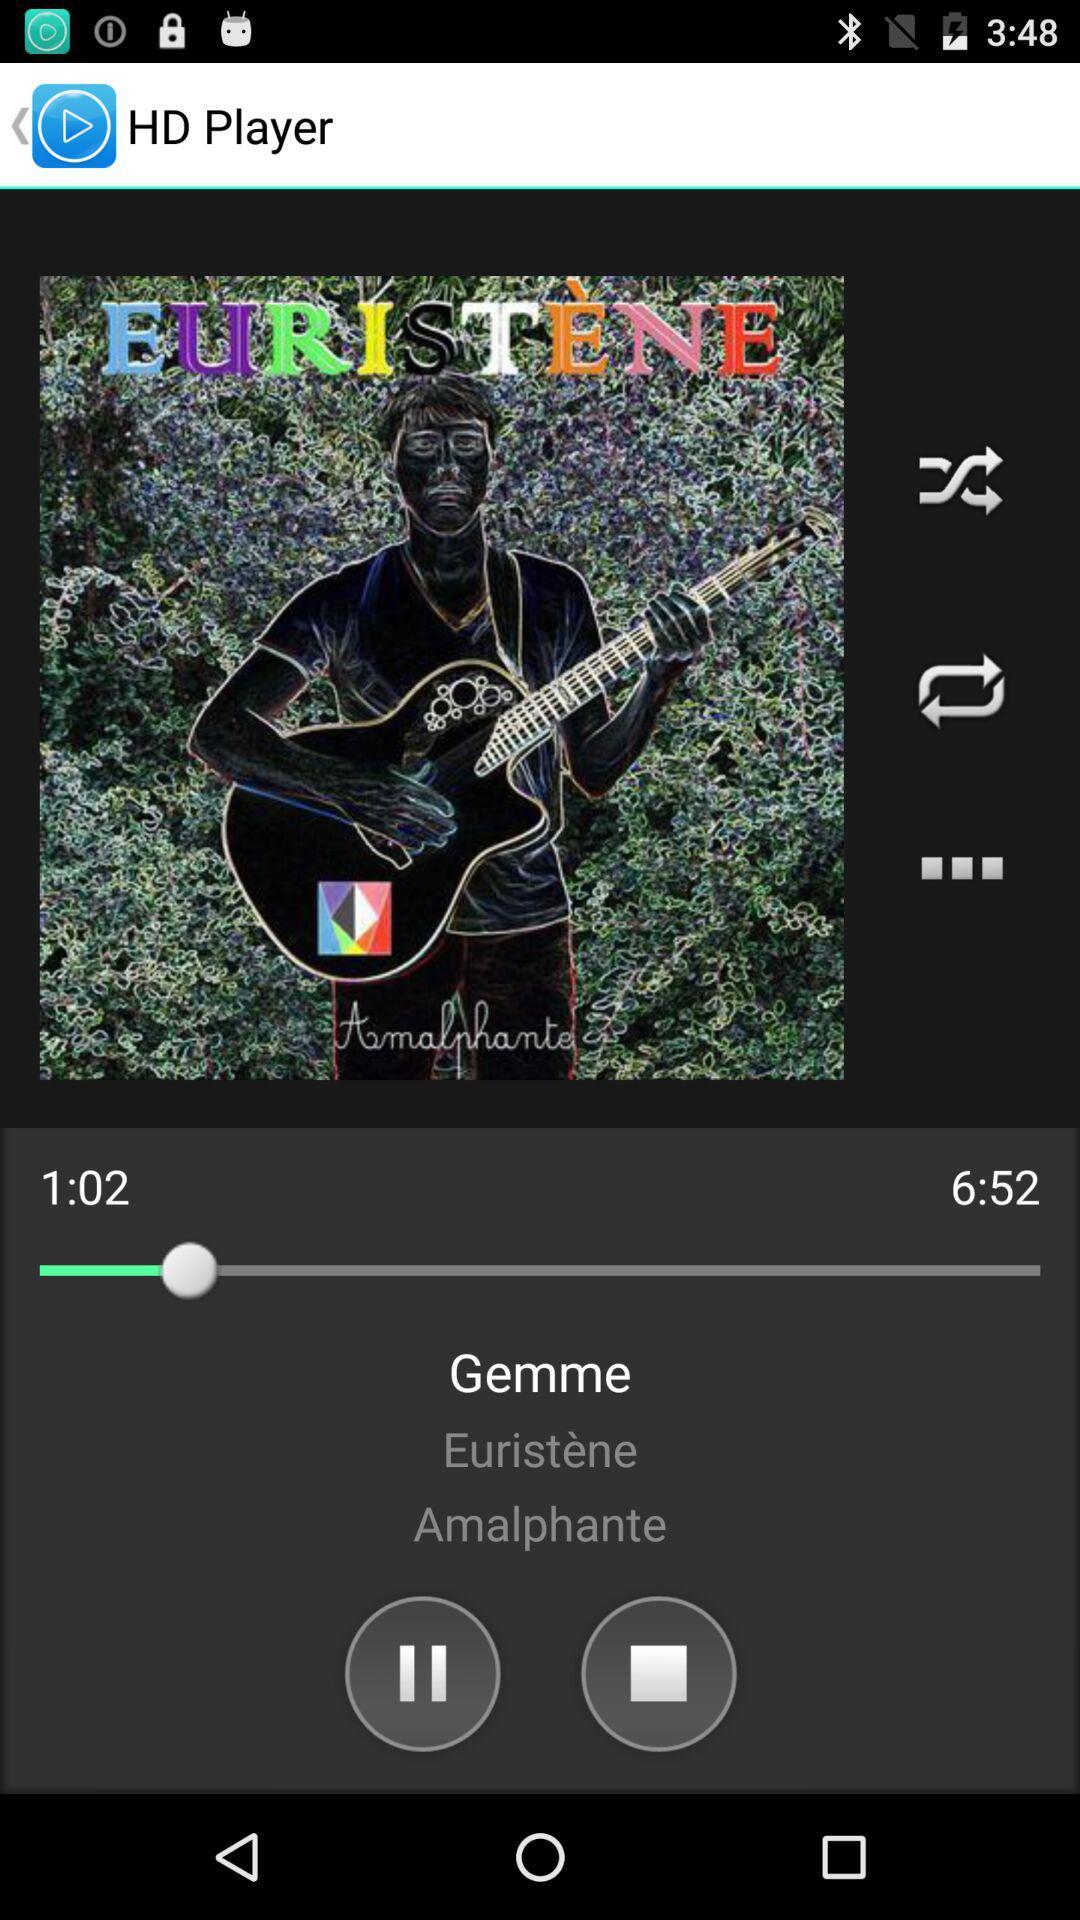  Describe the element at coordinates (960, 928) in the screenshot. I see `the more icon` at that location.